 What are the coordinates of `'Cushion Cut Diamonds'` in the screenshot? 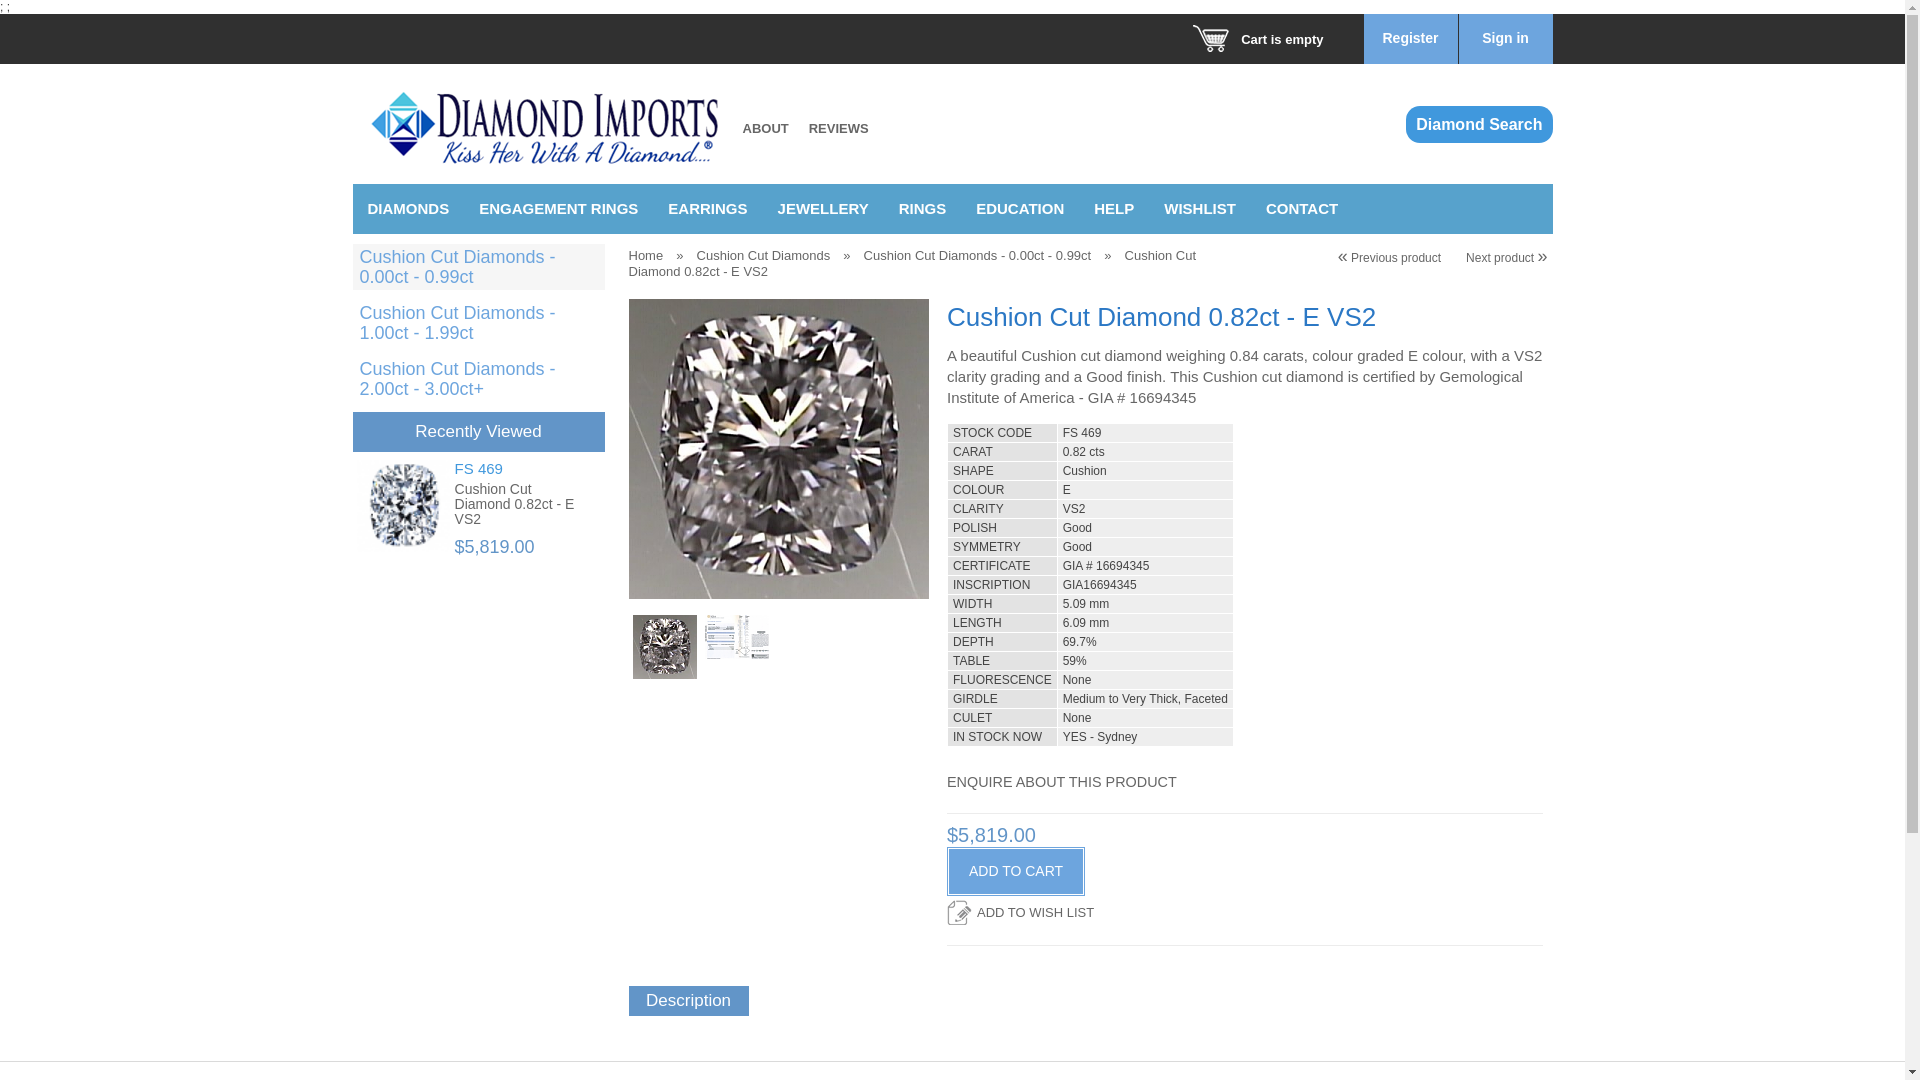 It's located at (696, 254).